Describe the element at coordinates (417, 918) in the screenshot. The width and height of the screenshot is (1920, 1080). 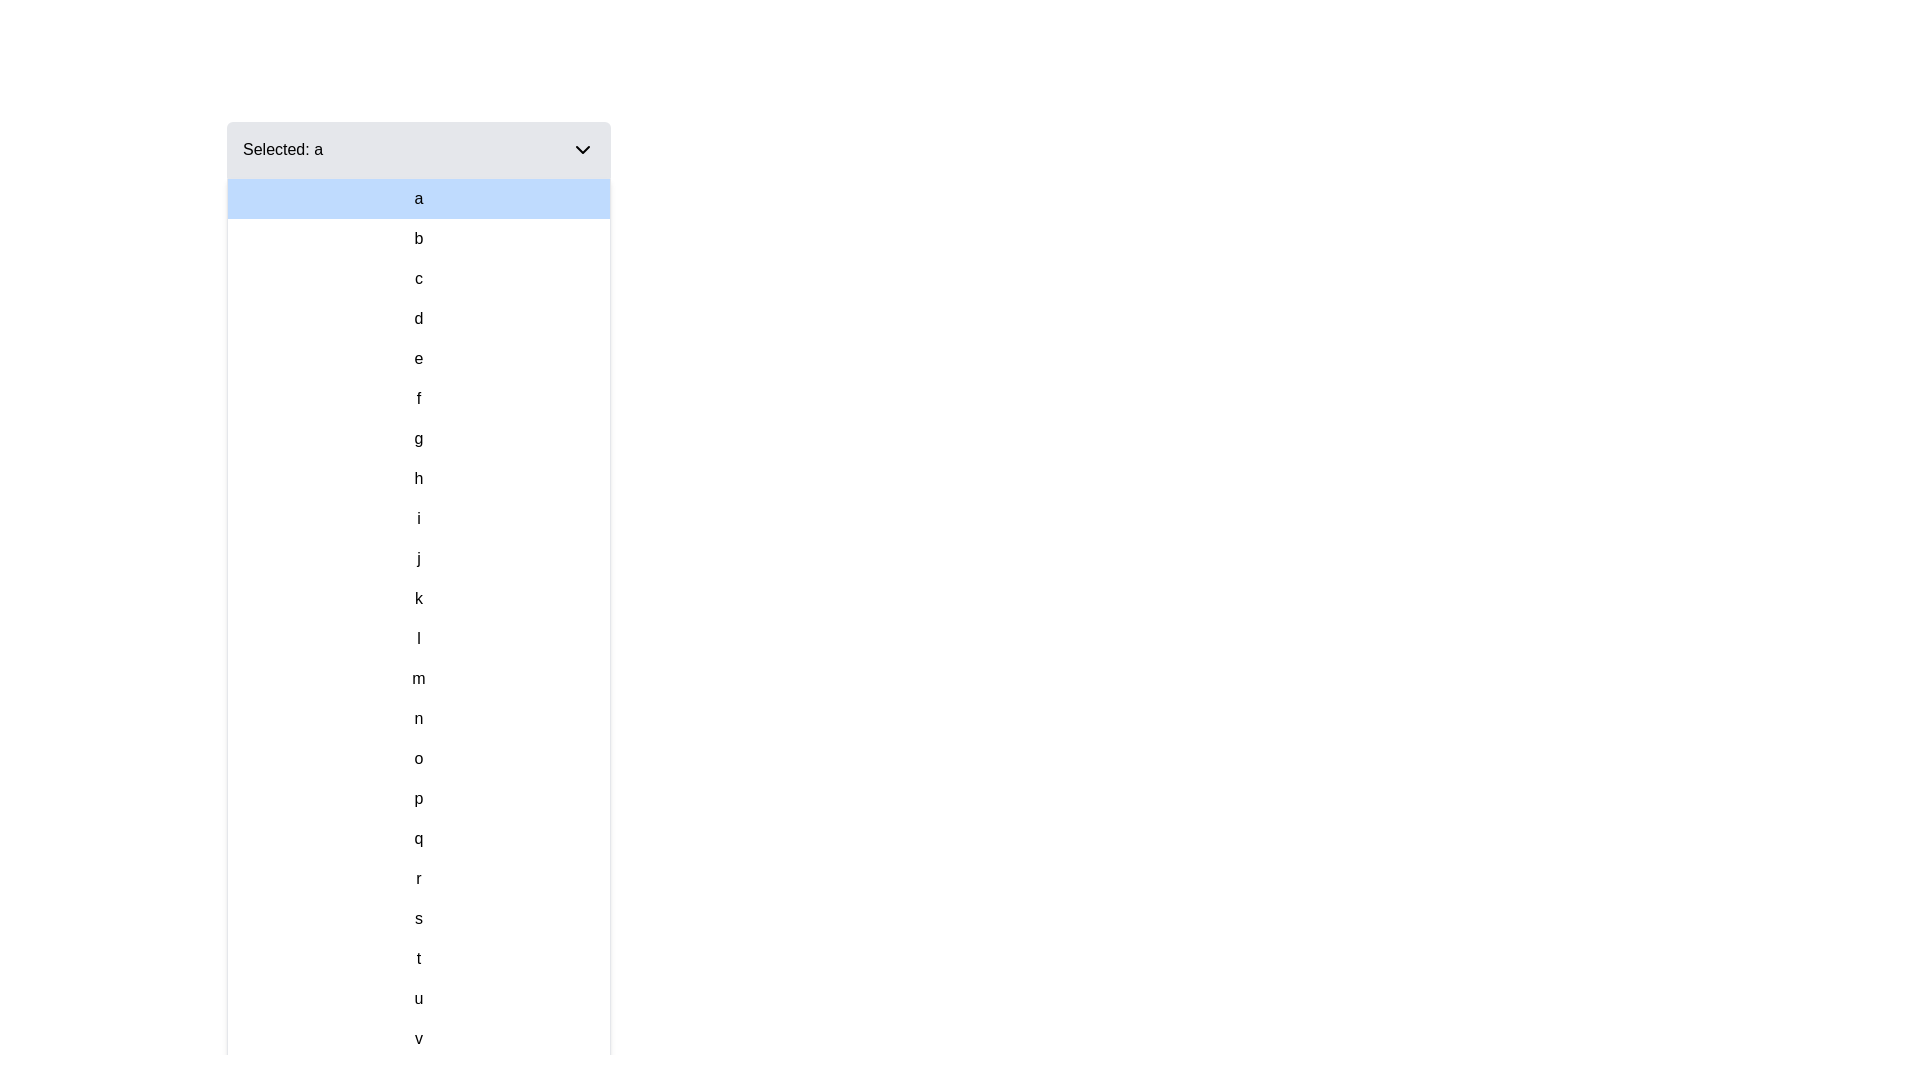
I see `the 19th list item in the dropdown menu that displays the letter 's' for highlighting` at that location.